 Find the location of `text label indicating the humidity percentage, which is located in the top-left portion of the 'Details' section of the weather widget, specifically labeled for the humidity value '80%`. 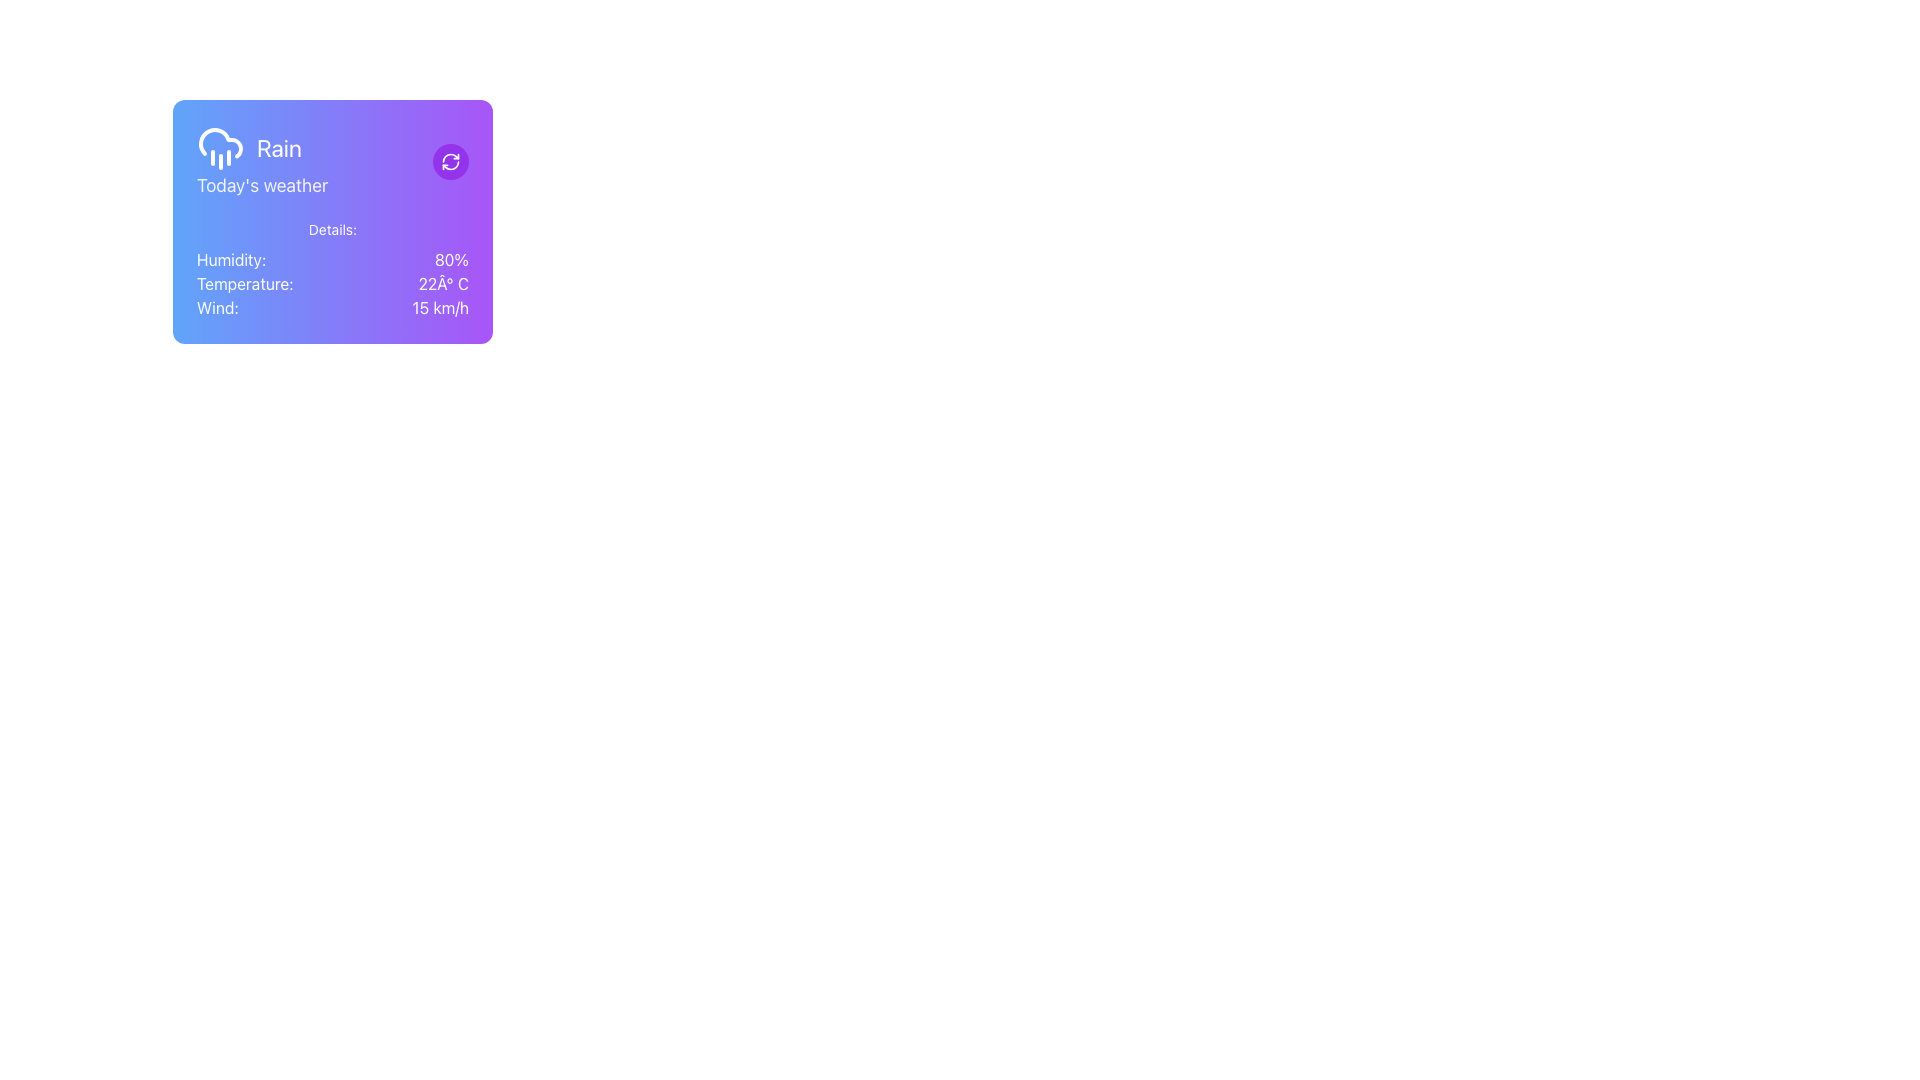

text label indicating the humidity percentage, which is located in the top-left portion of the 'Details' section of the weather widget, specifically labeled for the humidity value '80% is located at coordinates (231, 258).